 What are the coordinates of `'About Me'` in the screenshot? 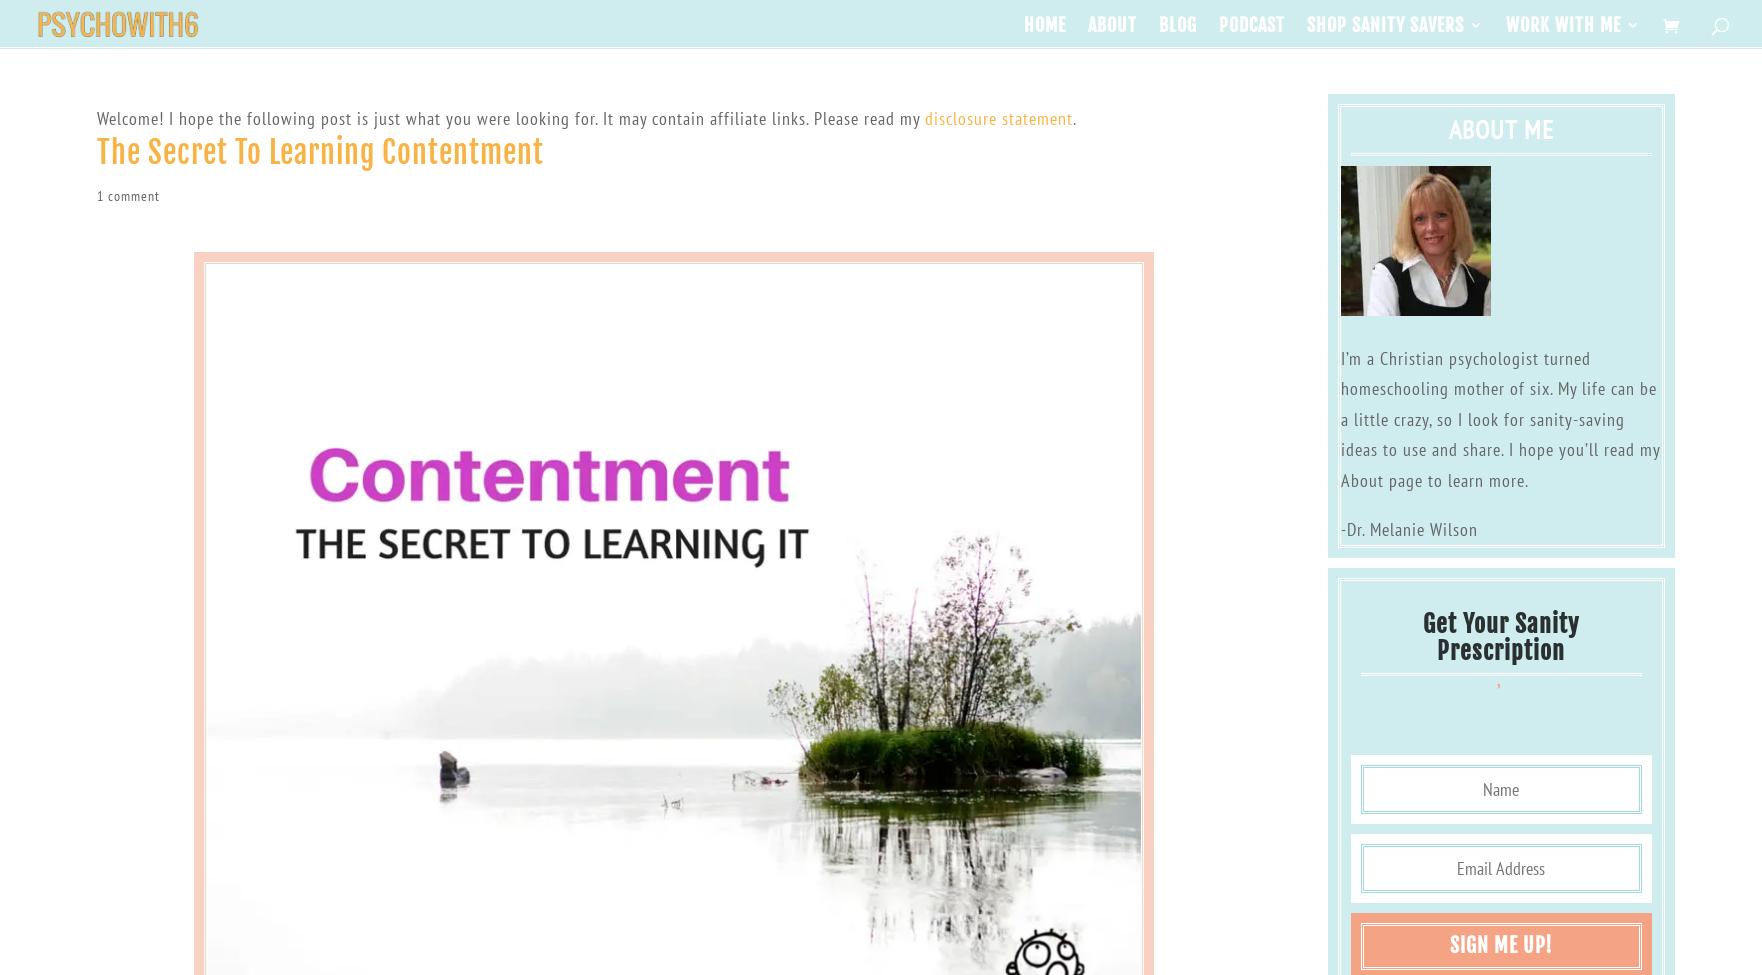 It's located at (1447, 128).